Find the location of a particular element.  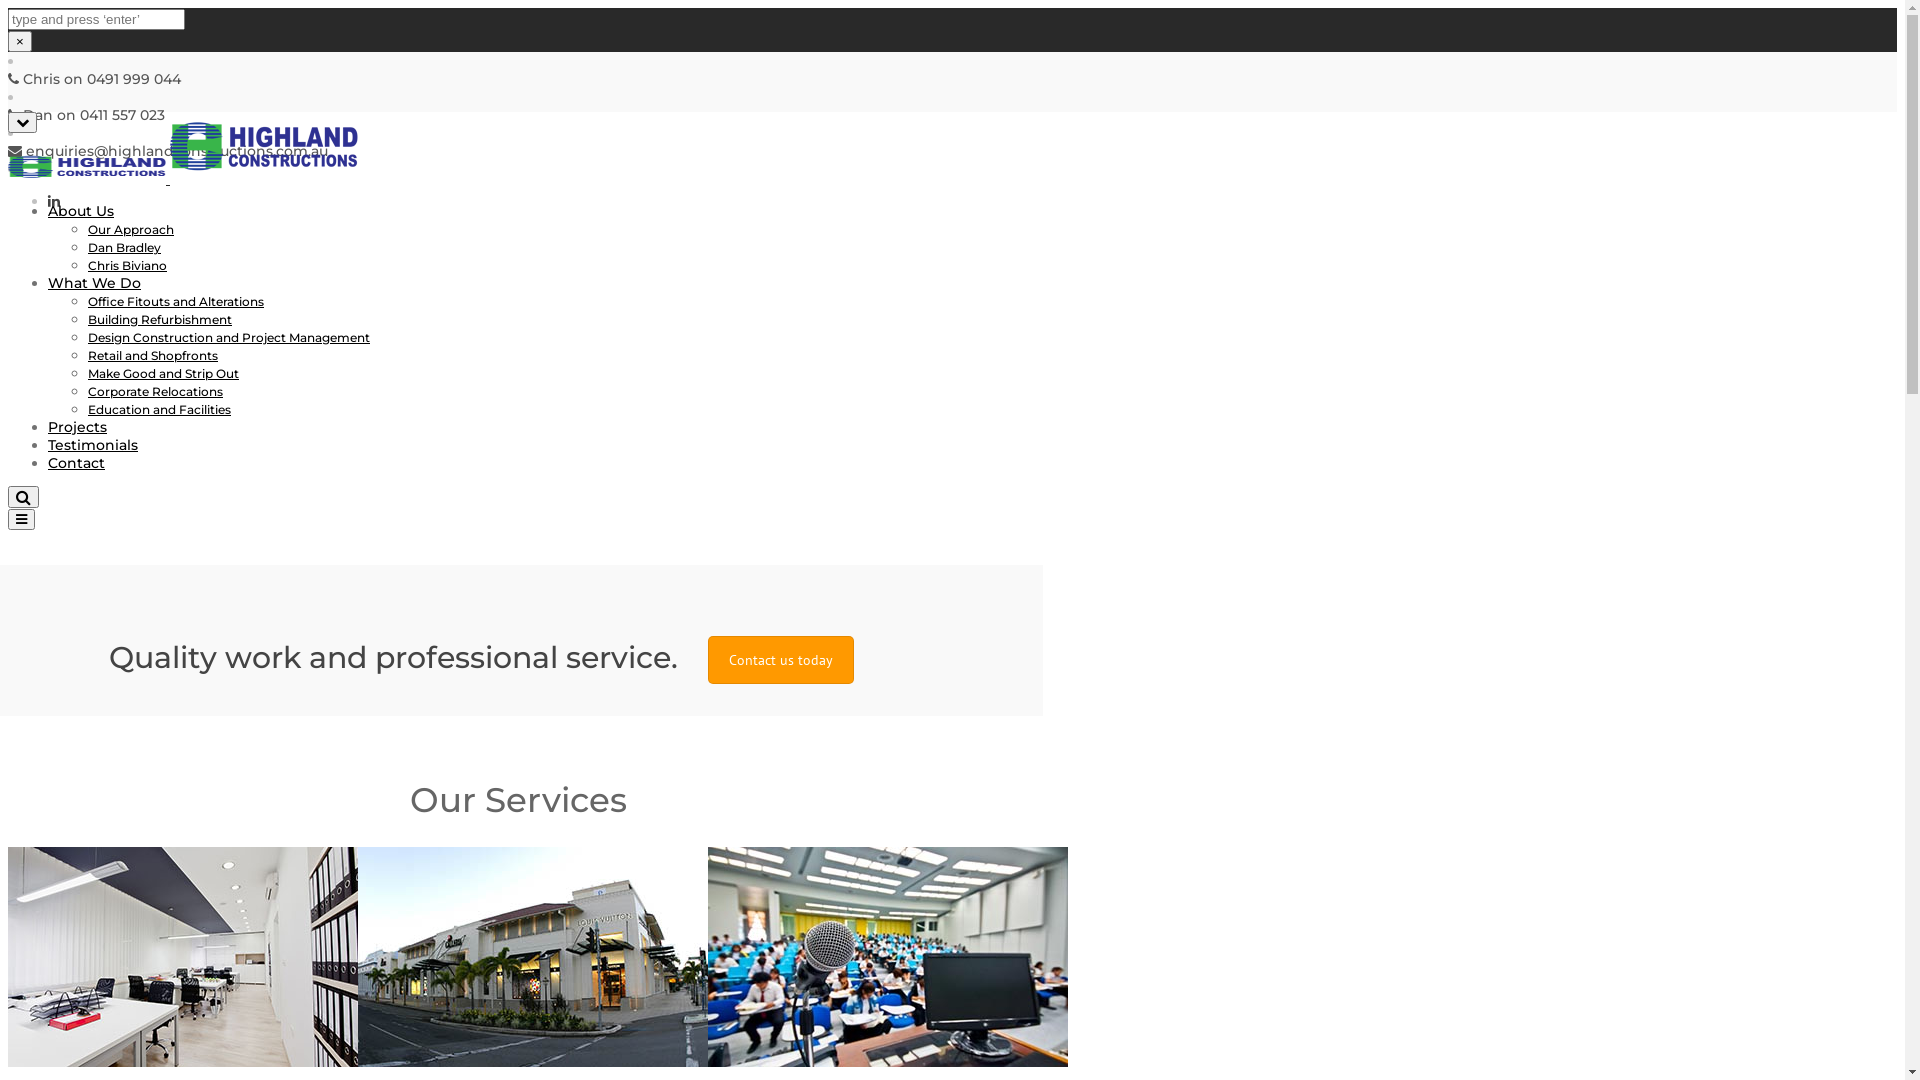

'Contact us today' is located at coordinates (708, 659).